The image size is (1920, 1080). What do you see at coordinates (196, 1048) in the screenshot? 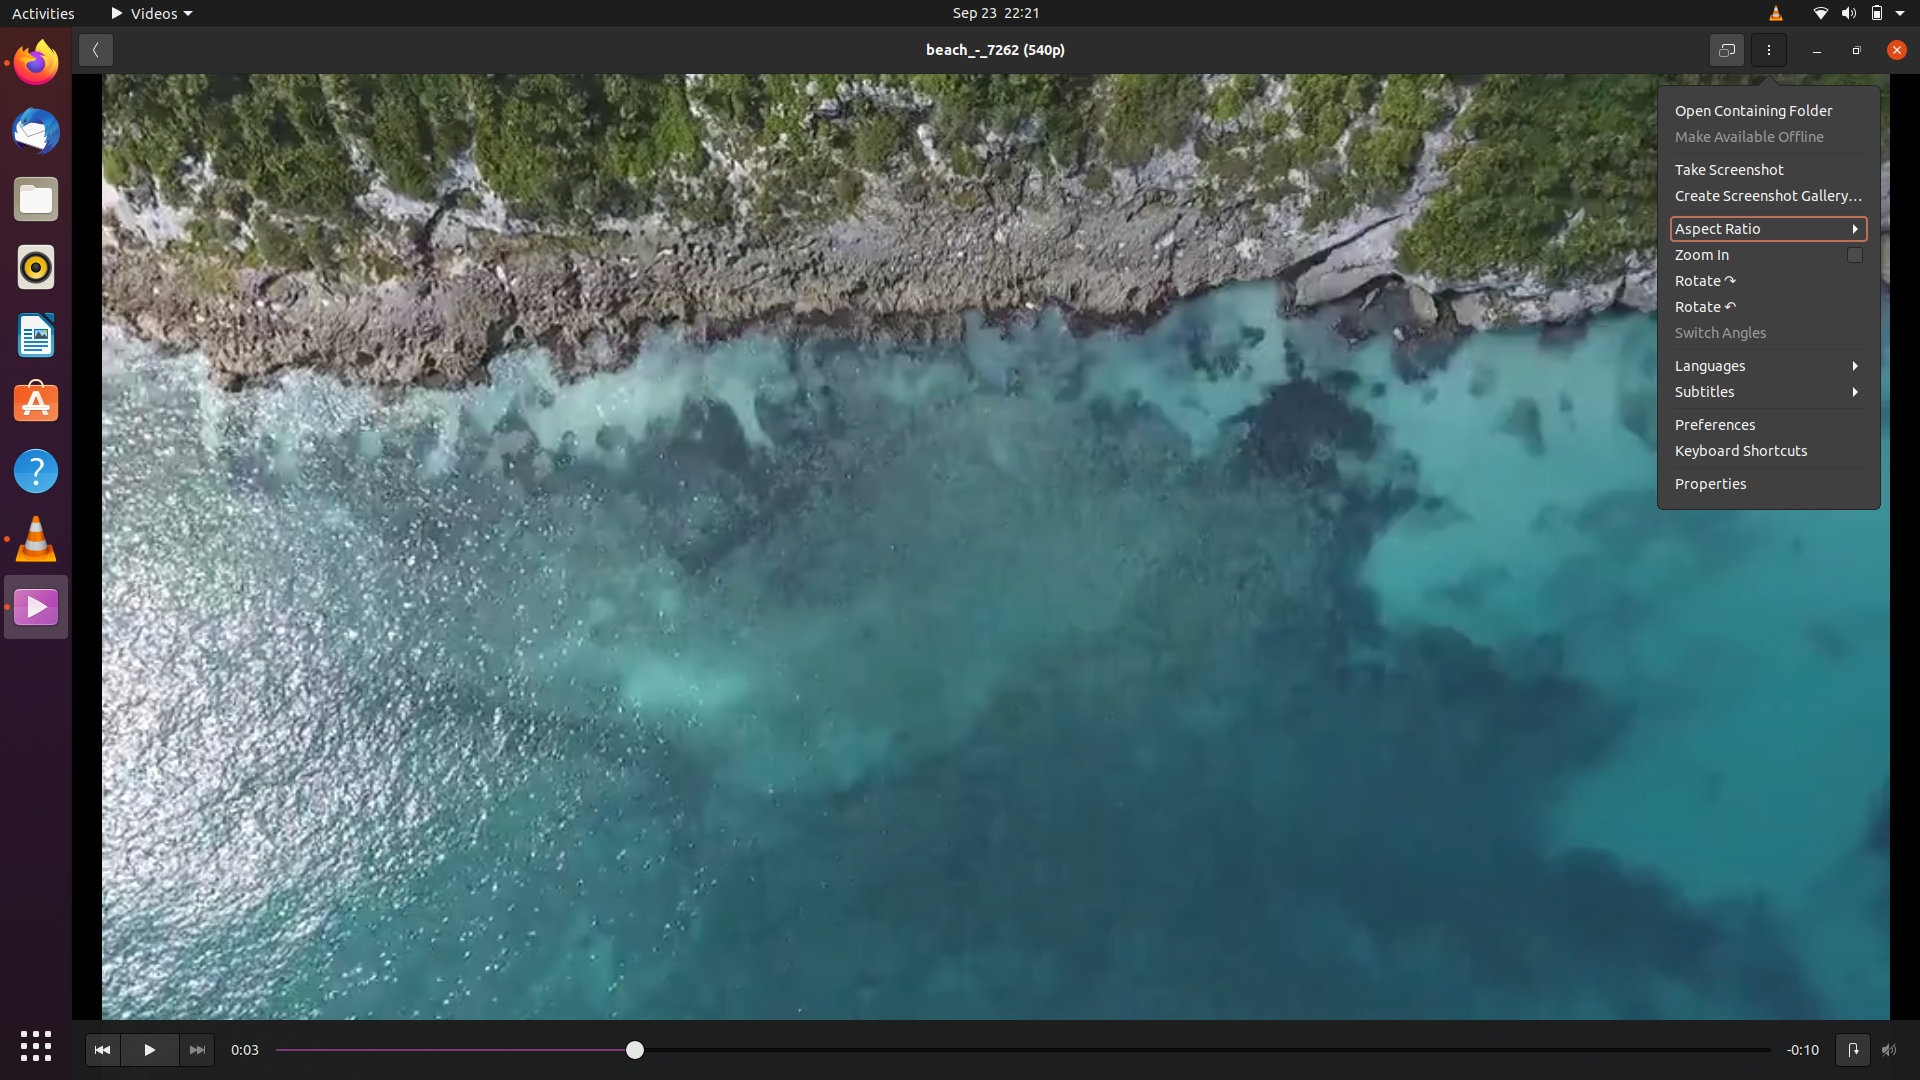
I see `view the subsequent video in the queue` at bounding box center [196, 1048].